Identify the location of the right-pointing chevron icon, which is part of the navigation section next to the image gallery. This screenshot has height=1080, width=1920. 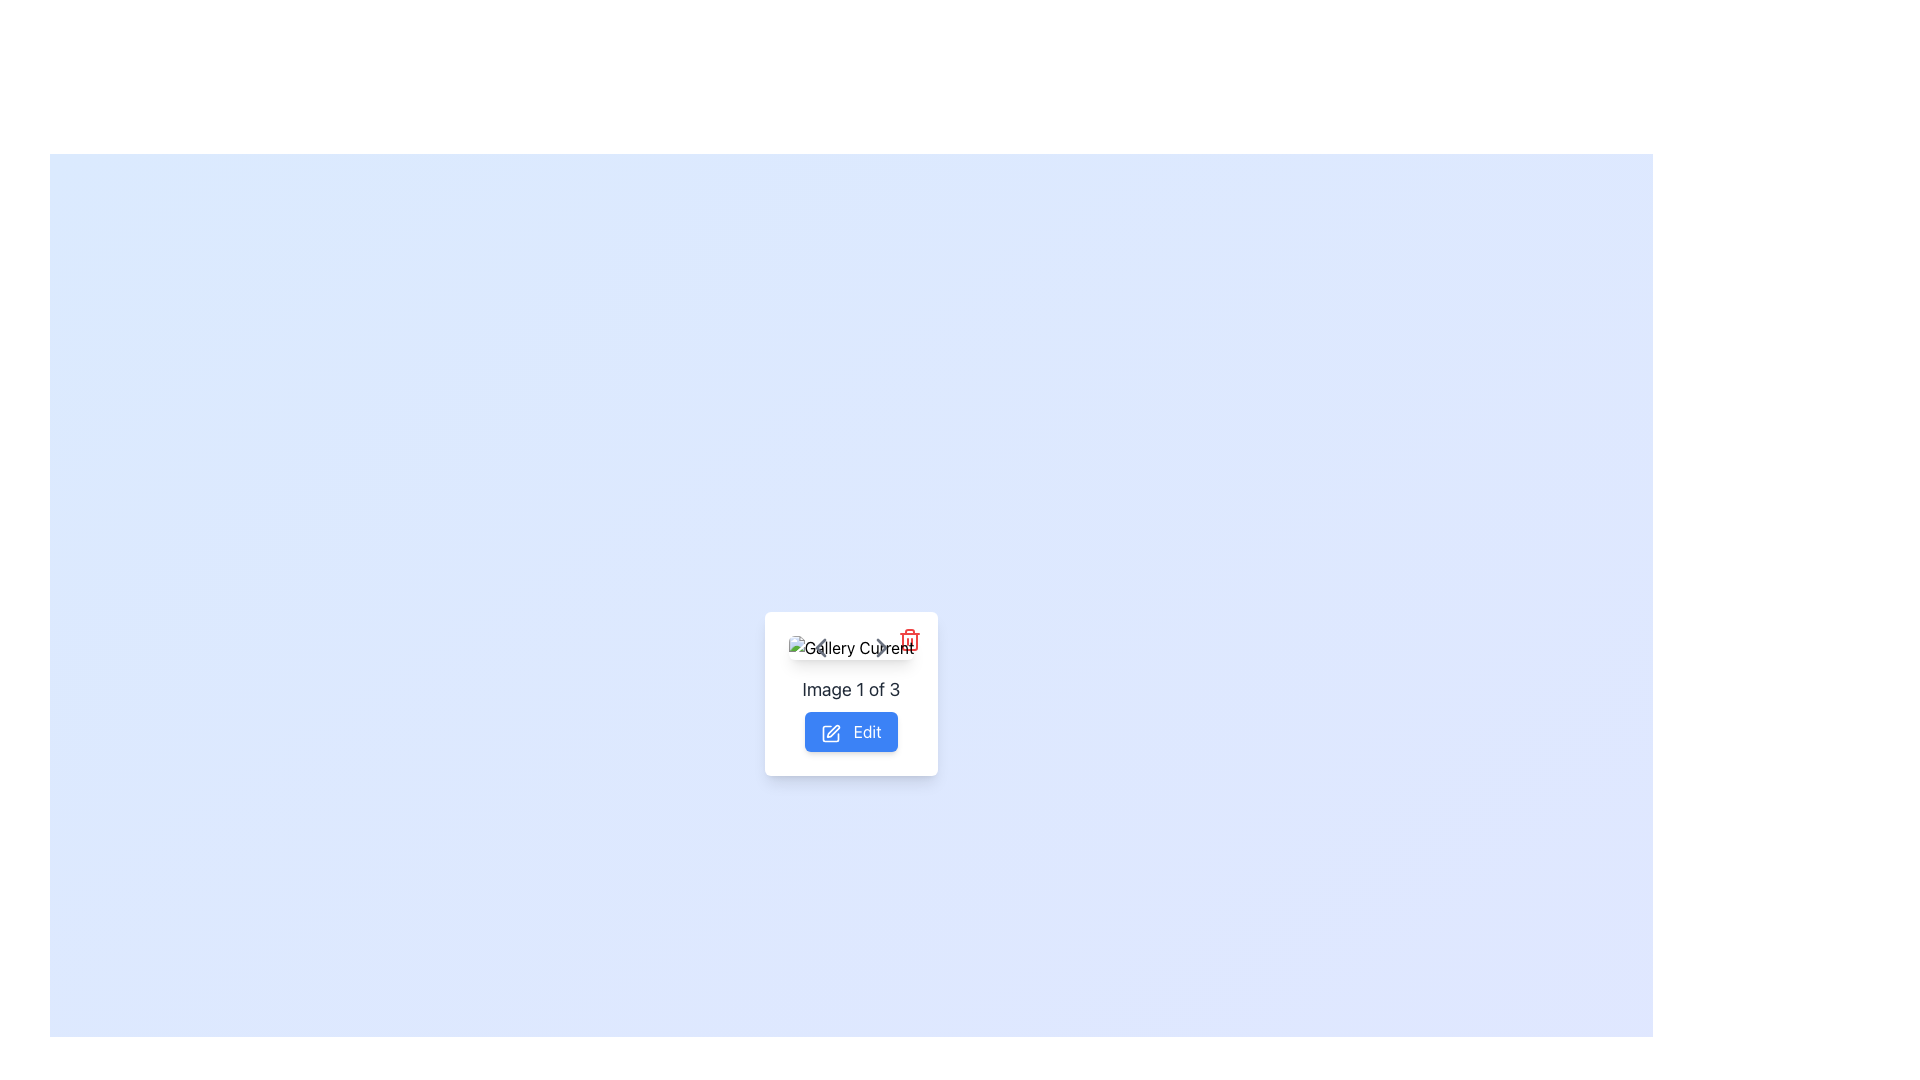
(881, 648).